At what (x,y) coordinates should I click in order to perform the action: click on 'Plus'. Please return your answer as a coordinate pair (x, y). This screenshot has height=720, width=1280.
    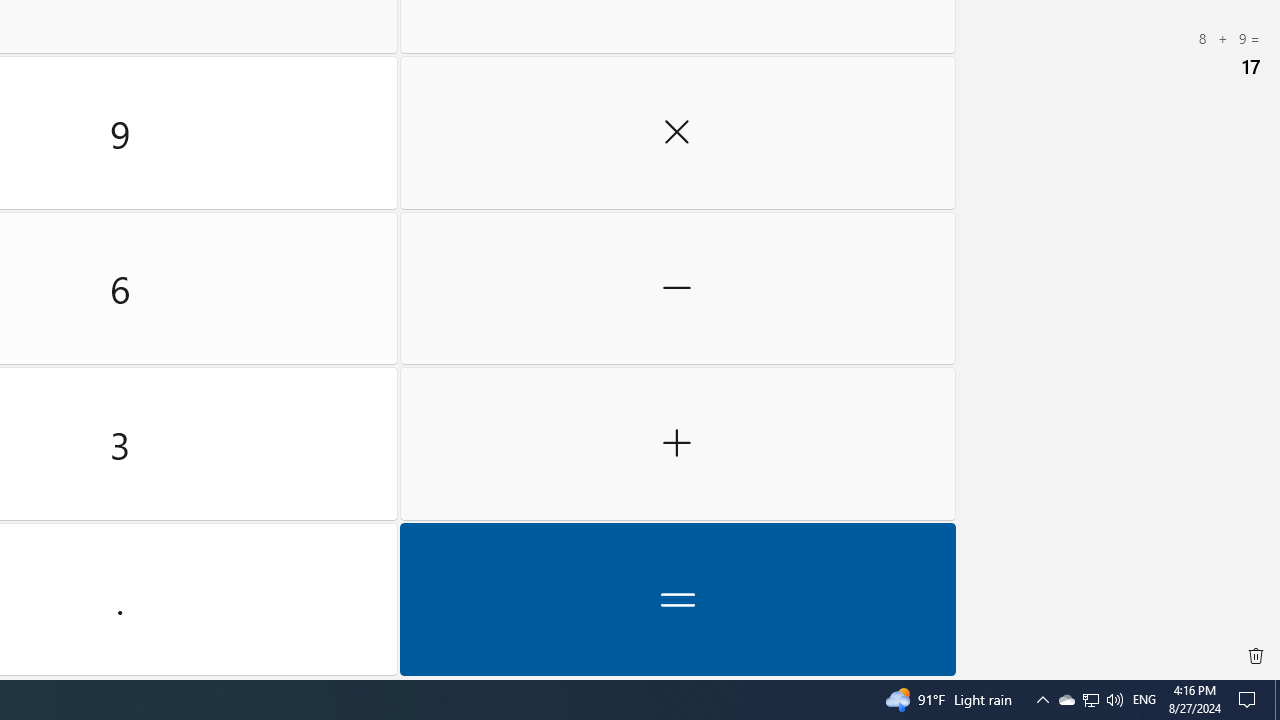
    Looking at the image, I should click on (677, 443).